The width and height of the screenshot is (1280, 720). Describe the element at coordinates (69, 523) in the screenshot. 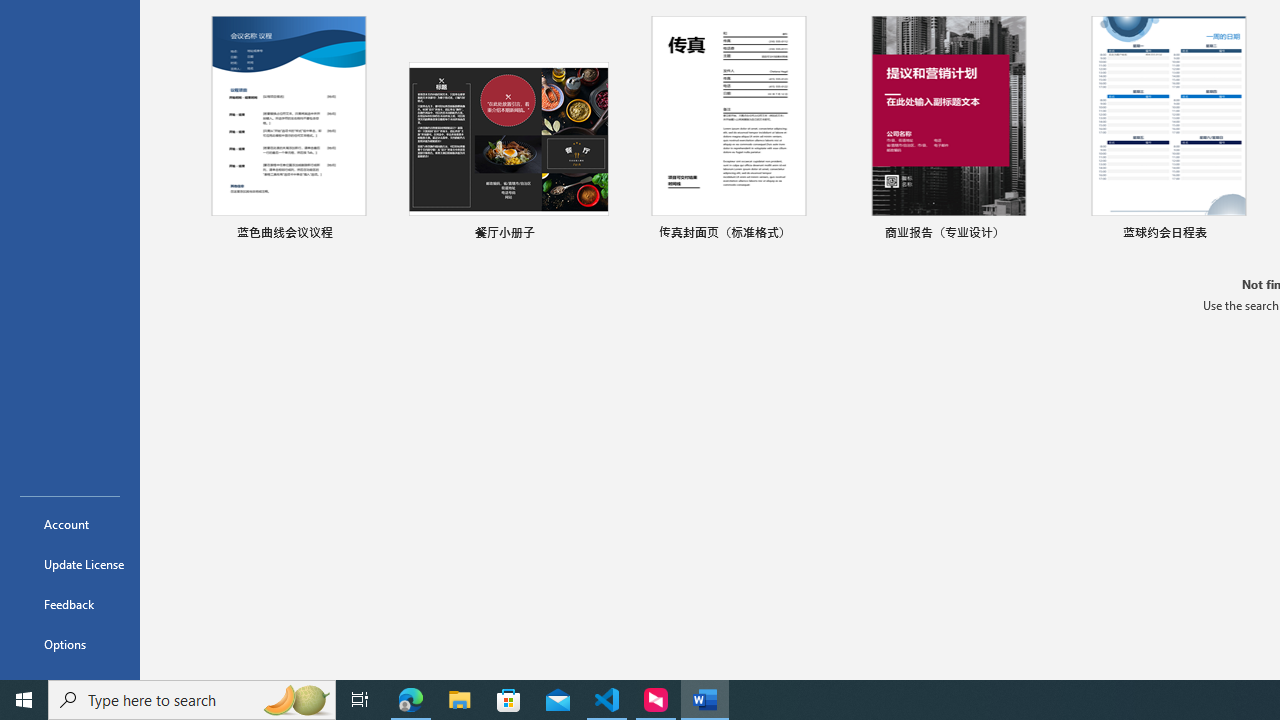

I see `'Account'` at that location.